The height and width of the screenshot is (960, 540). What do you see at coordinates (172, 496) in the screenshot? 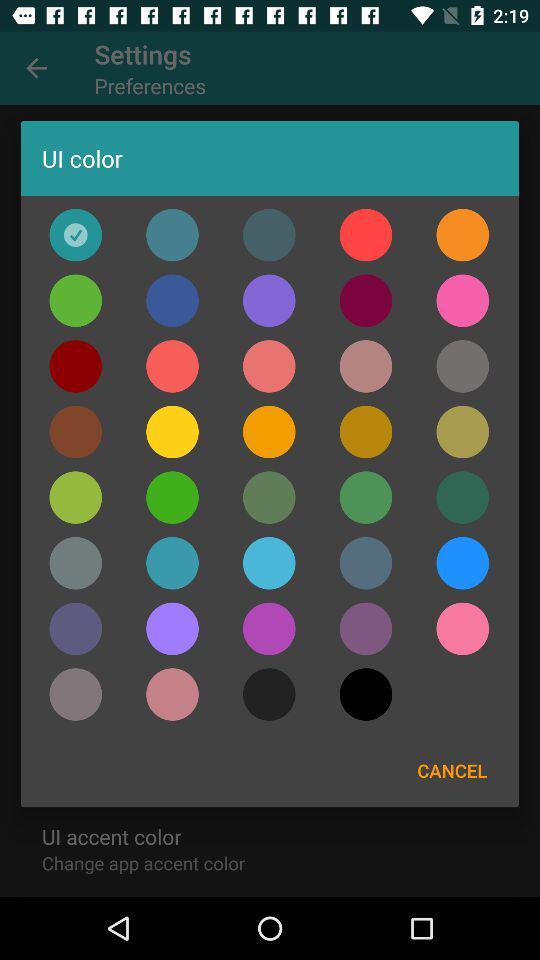
I see `this color` at bounding box center [172, 496].